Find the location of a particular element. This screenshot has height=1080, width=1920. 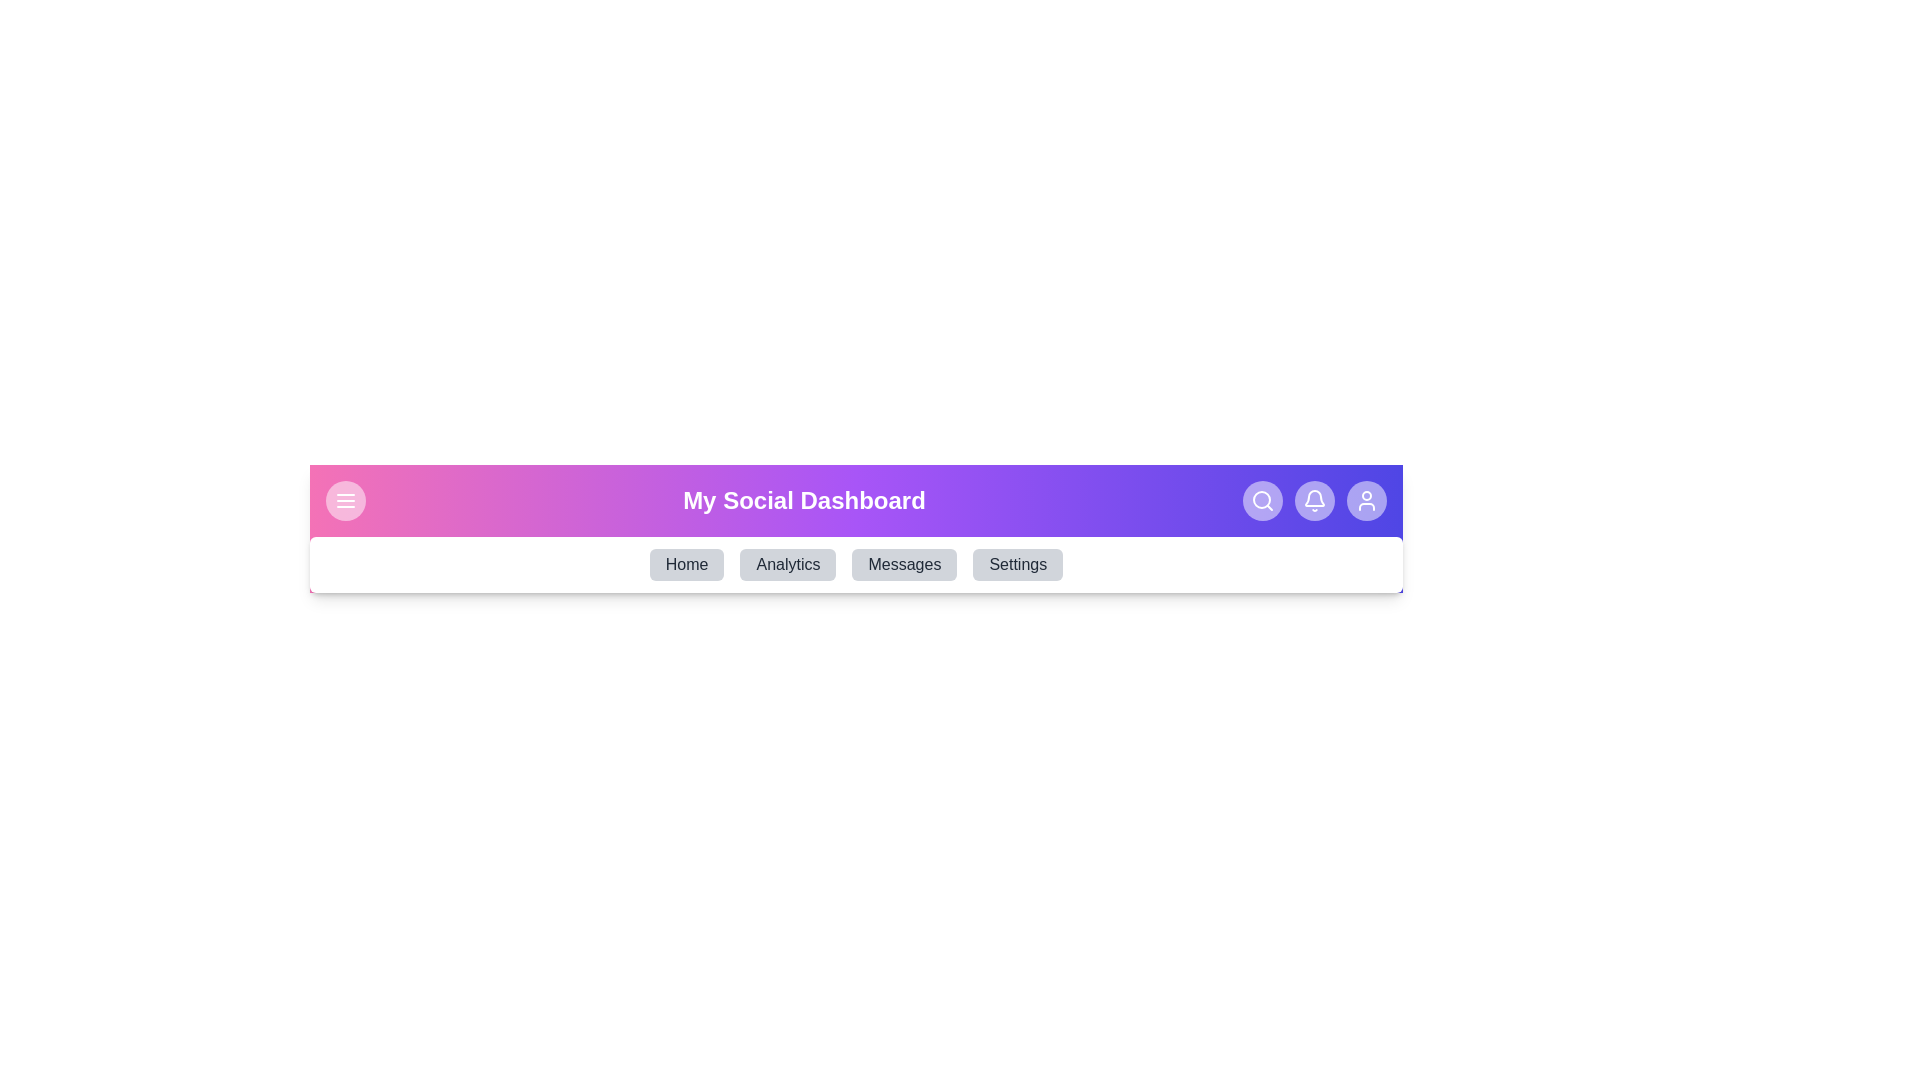

the navigation item Settings from the navigation bar is located at coordinates (1017, 564).